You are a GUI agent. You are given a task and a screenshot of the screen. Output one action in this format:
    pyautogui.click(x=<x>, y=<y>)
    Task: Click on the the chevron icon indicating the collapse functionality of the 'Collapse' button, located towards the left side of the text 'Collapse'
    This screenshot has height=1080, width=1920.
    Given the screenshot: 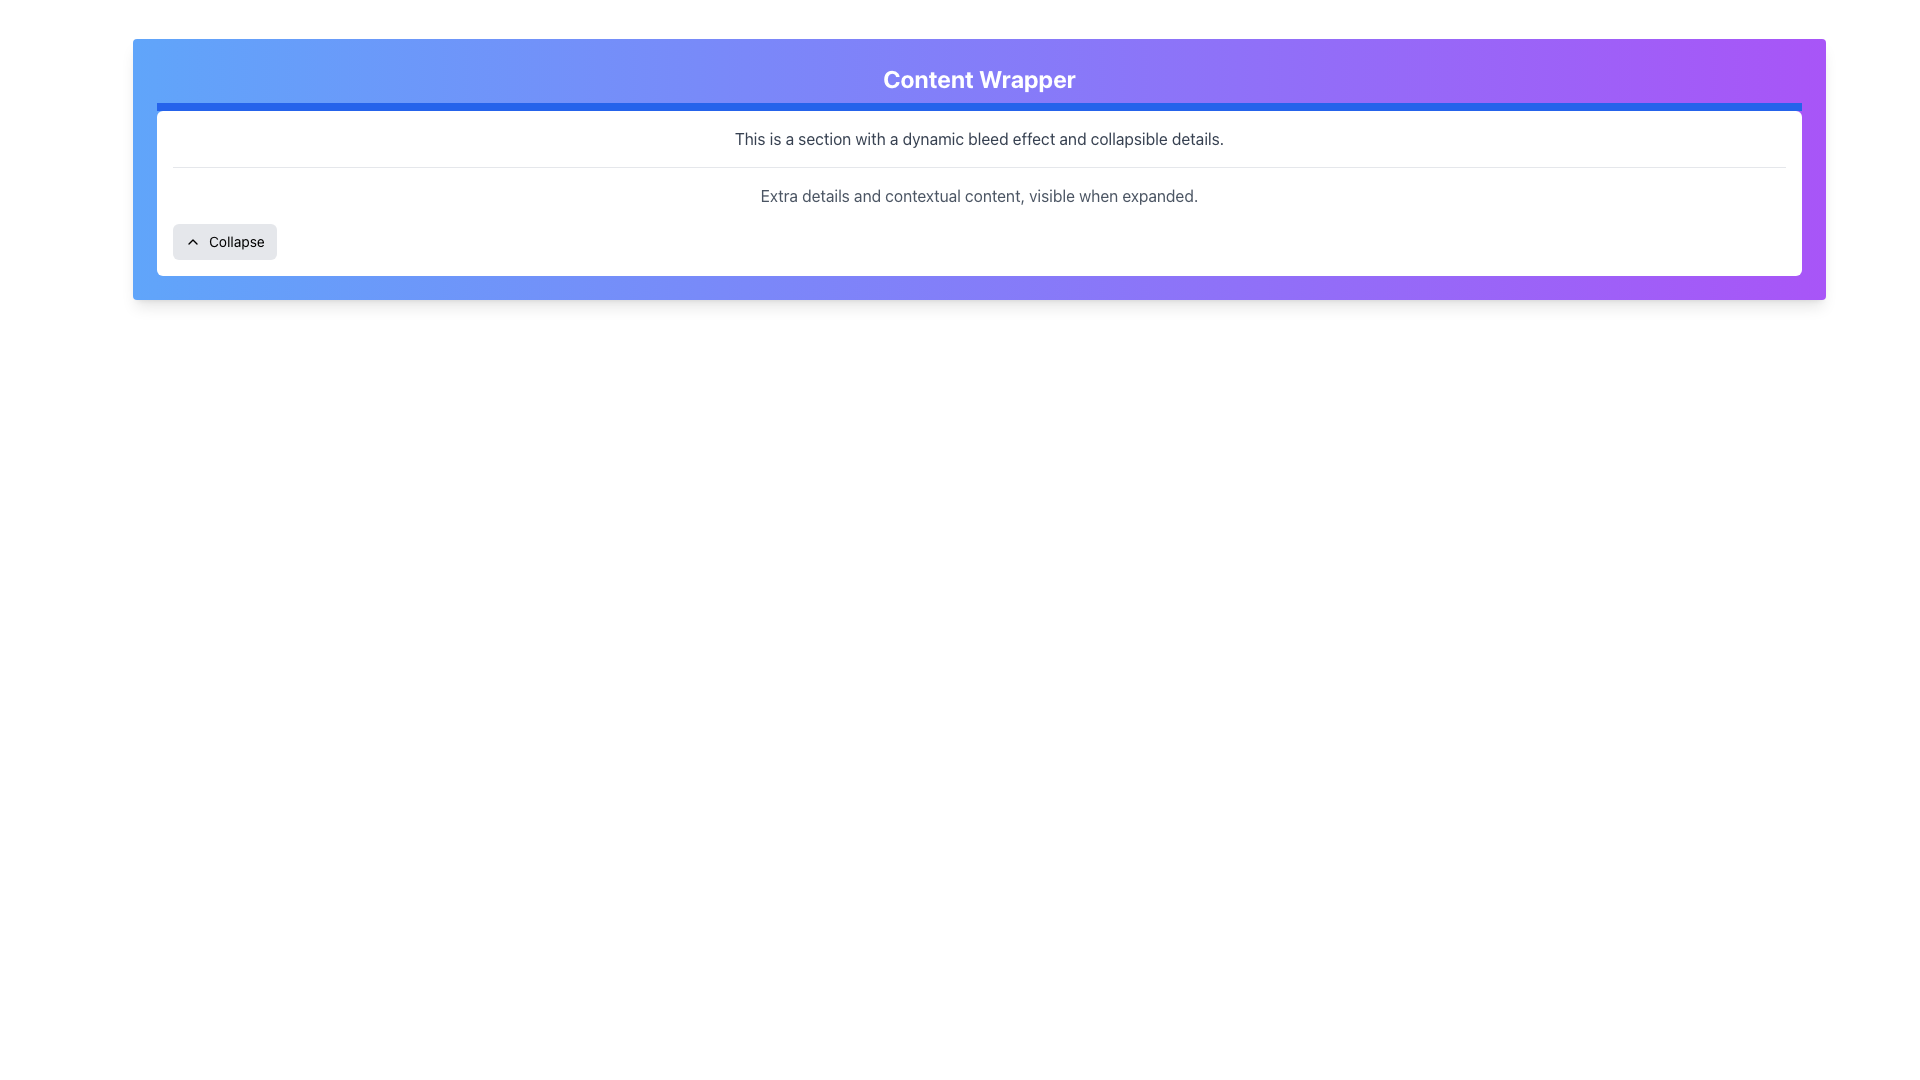 What is the action you would take?
    pyautogui.click(x=192, y=241)
    